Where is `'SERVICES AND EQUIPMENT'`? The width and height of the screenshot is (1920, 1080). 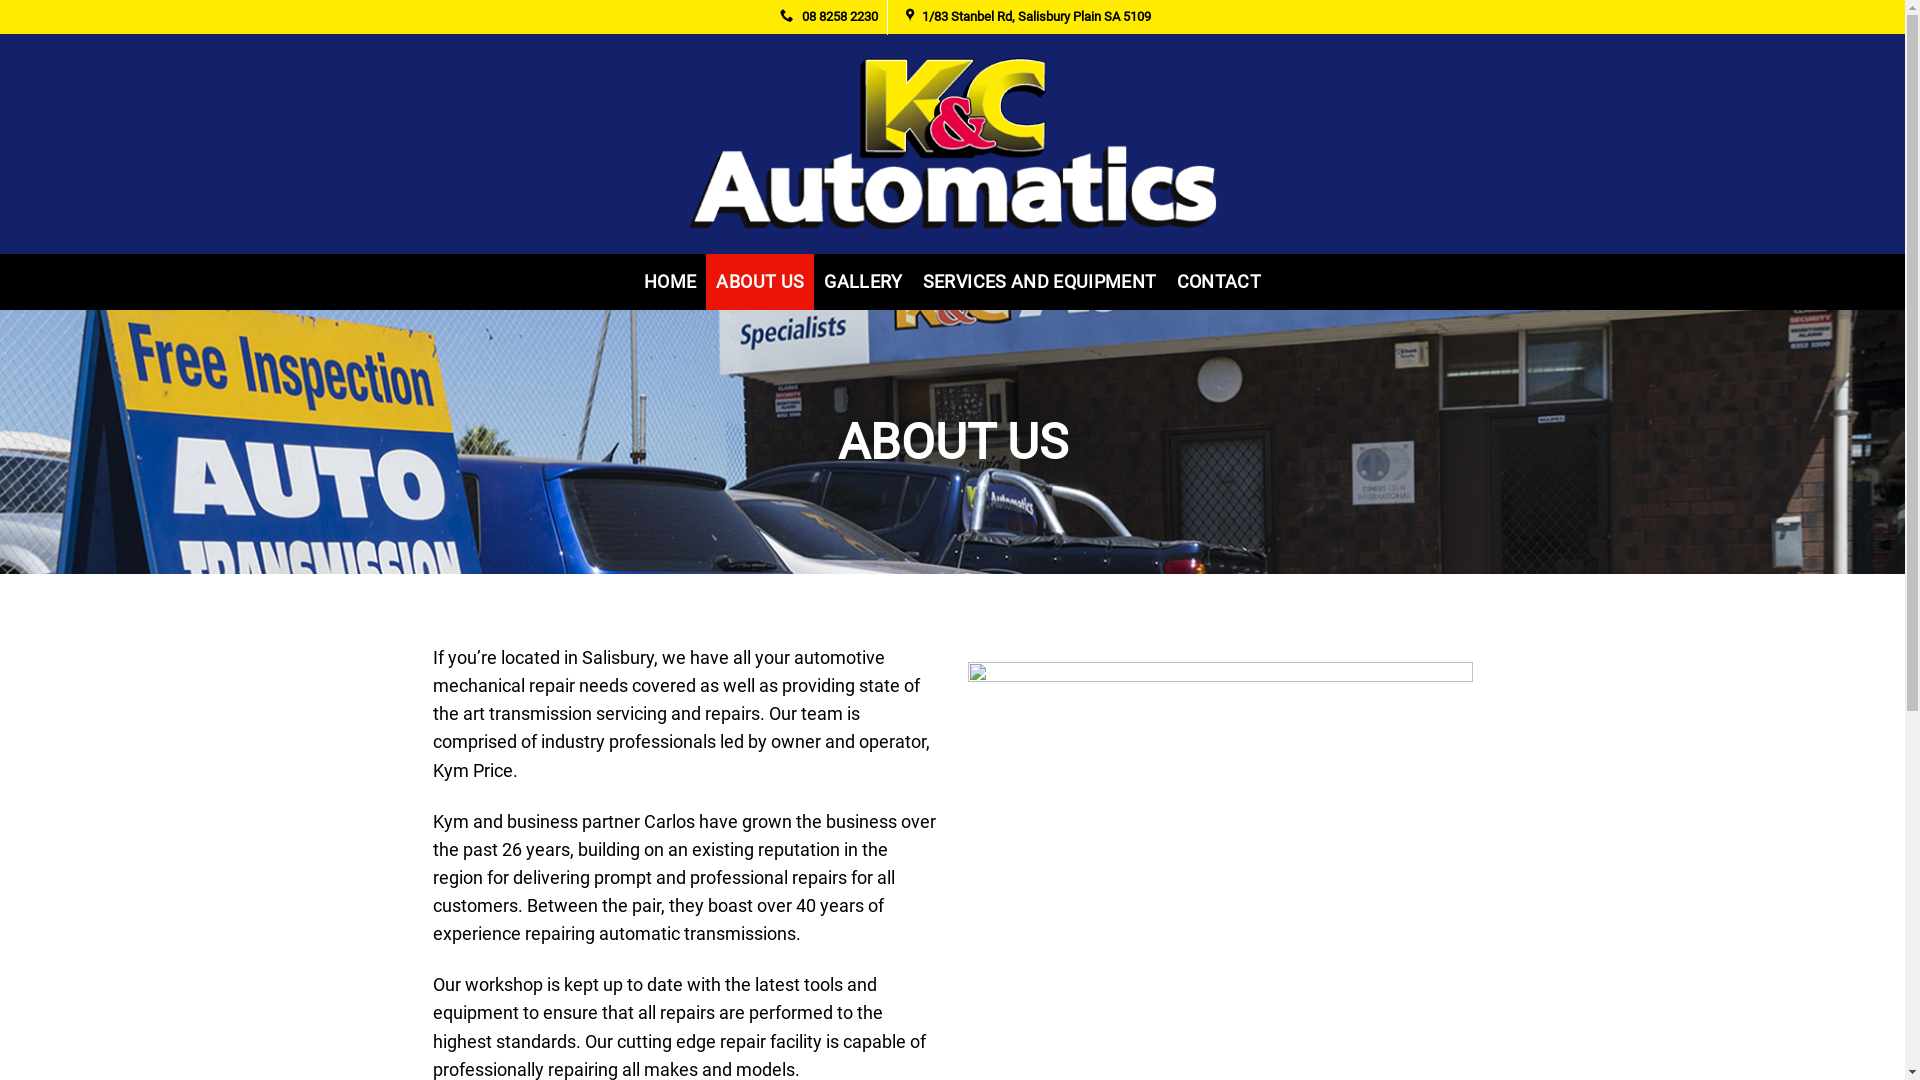
'SERVICES AND EQUIPMENT' is located at coordinates (1040, 281).